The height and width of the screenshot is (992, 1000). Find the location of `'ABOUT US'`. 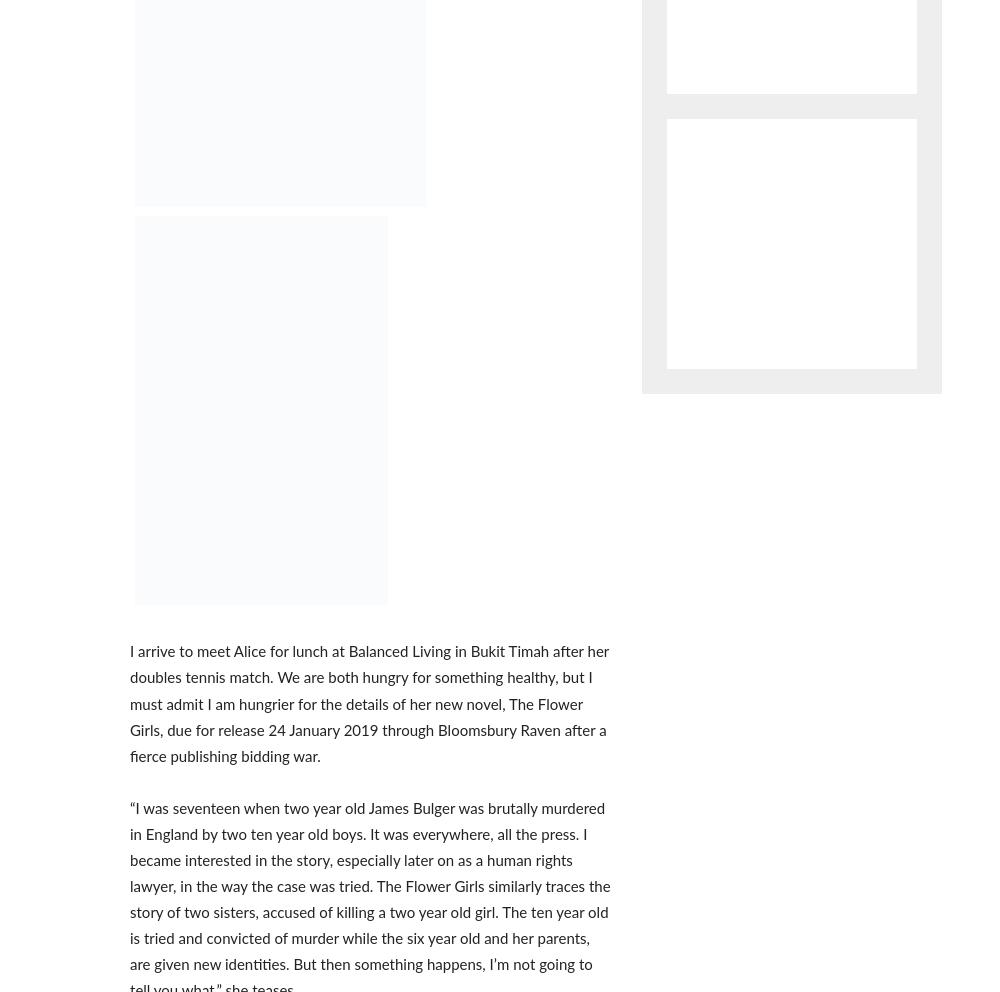

'ABOUT US' is located at coordinates (358, 654).